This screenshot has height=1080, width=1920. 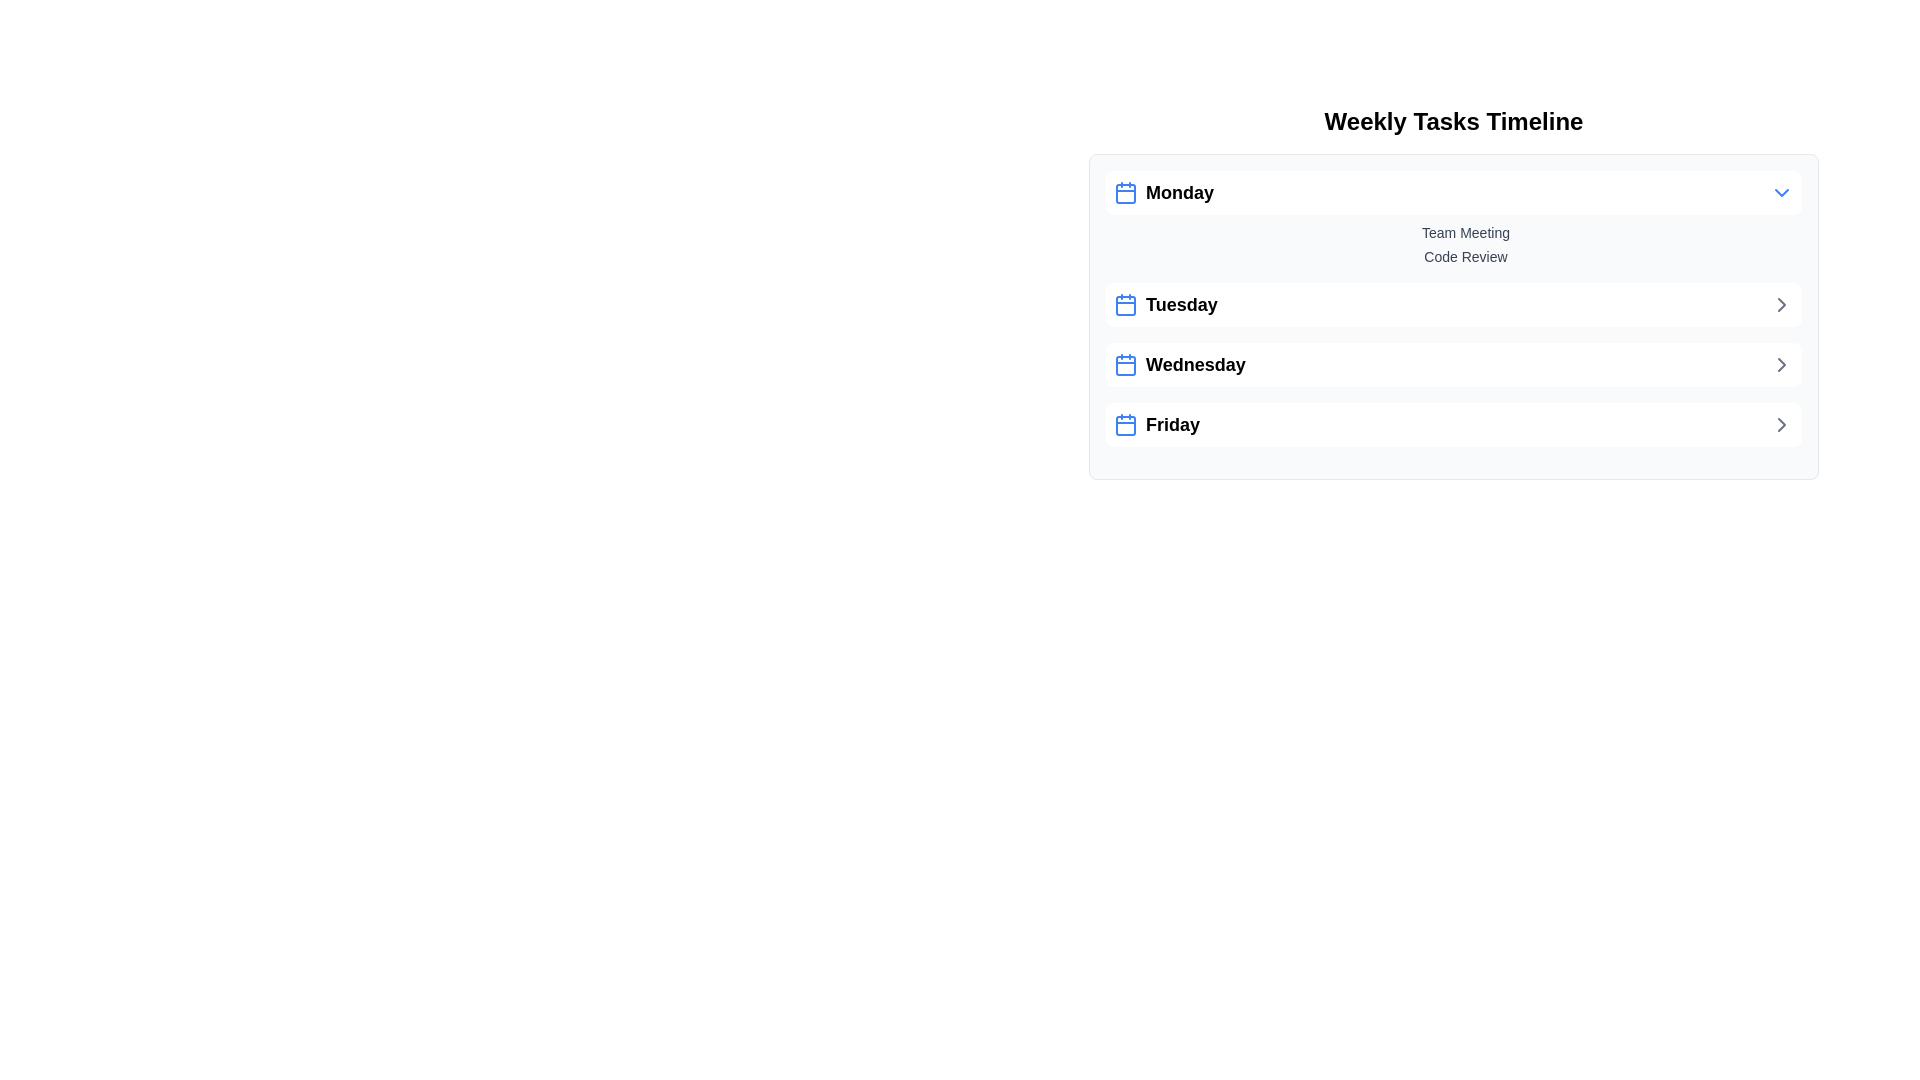 I want to click on the calendar icon with a blue outline located next to the text 'Wednesday', so click(x=1126, y=365).